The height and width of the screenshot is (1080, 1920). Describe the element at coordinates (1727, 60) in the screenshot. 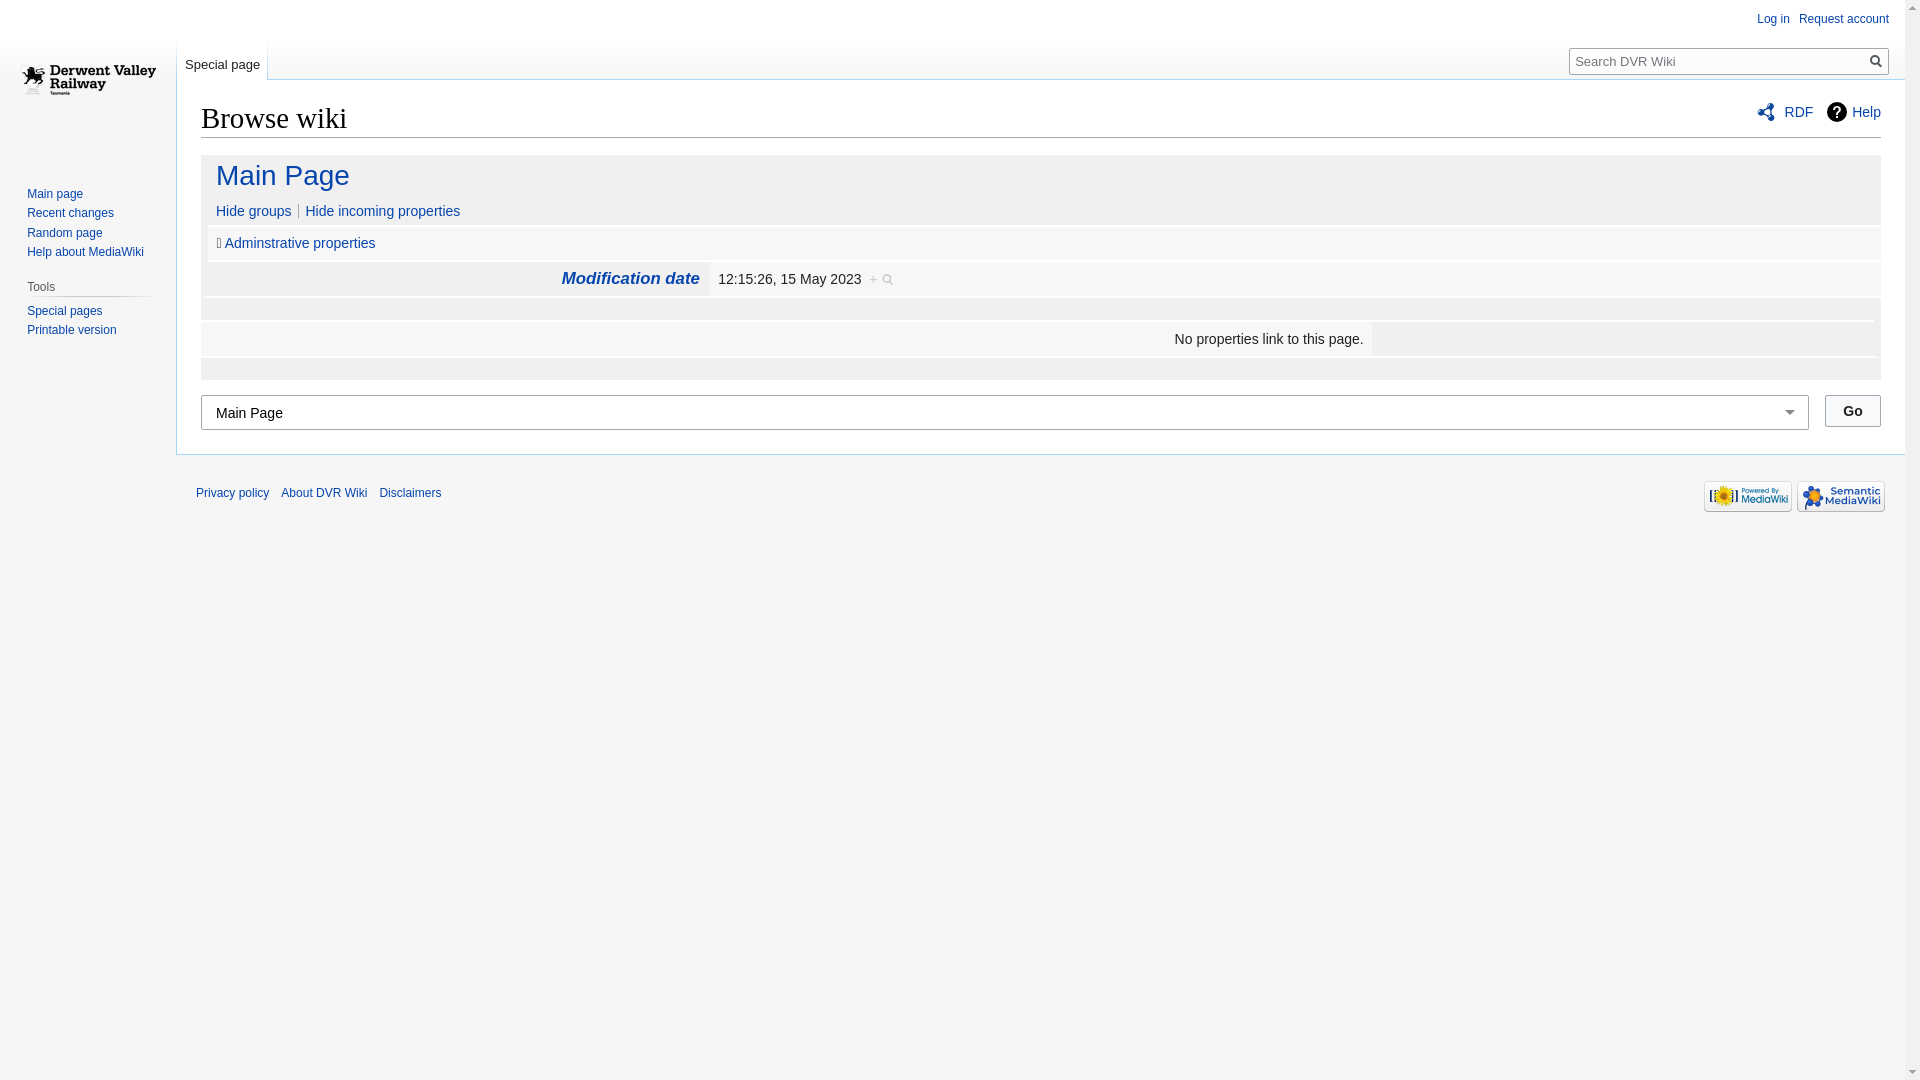

I see `'Search DVR Wiki [alt-shift-f]'` at that location.